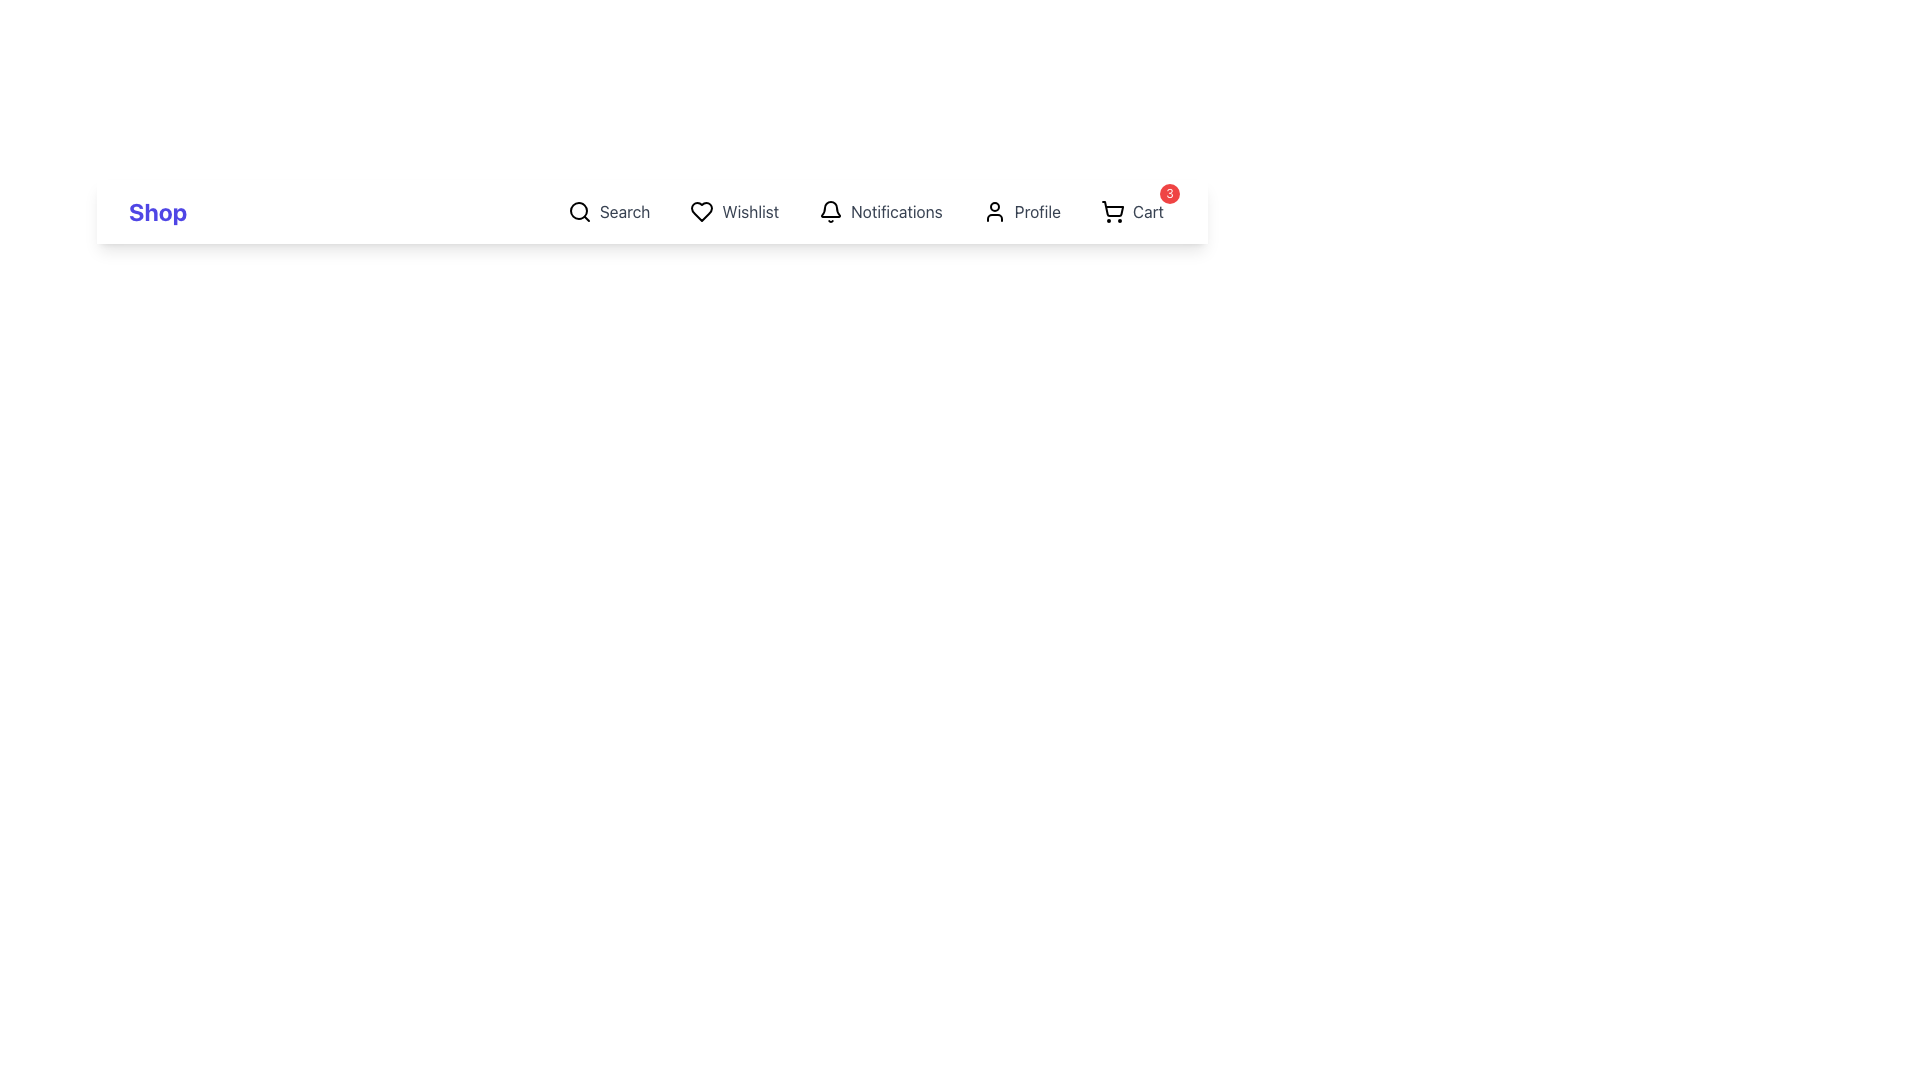  I want to click on the badge that indicates the number of items in the user's cart, located in the upper-right corner of the cart section in the navigation bar, so click(1170, 193).